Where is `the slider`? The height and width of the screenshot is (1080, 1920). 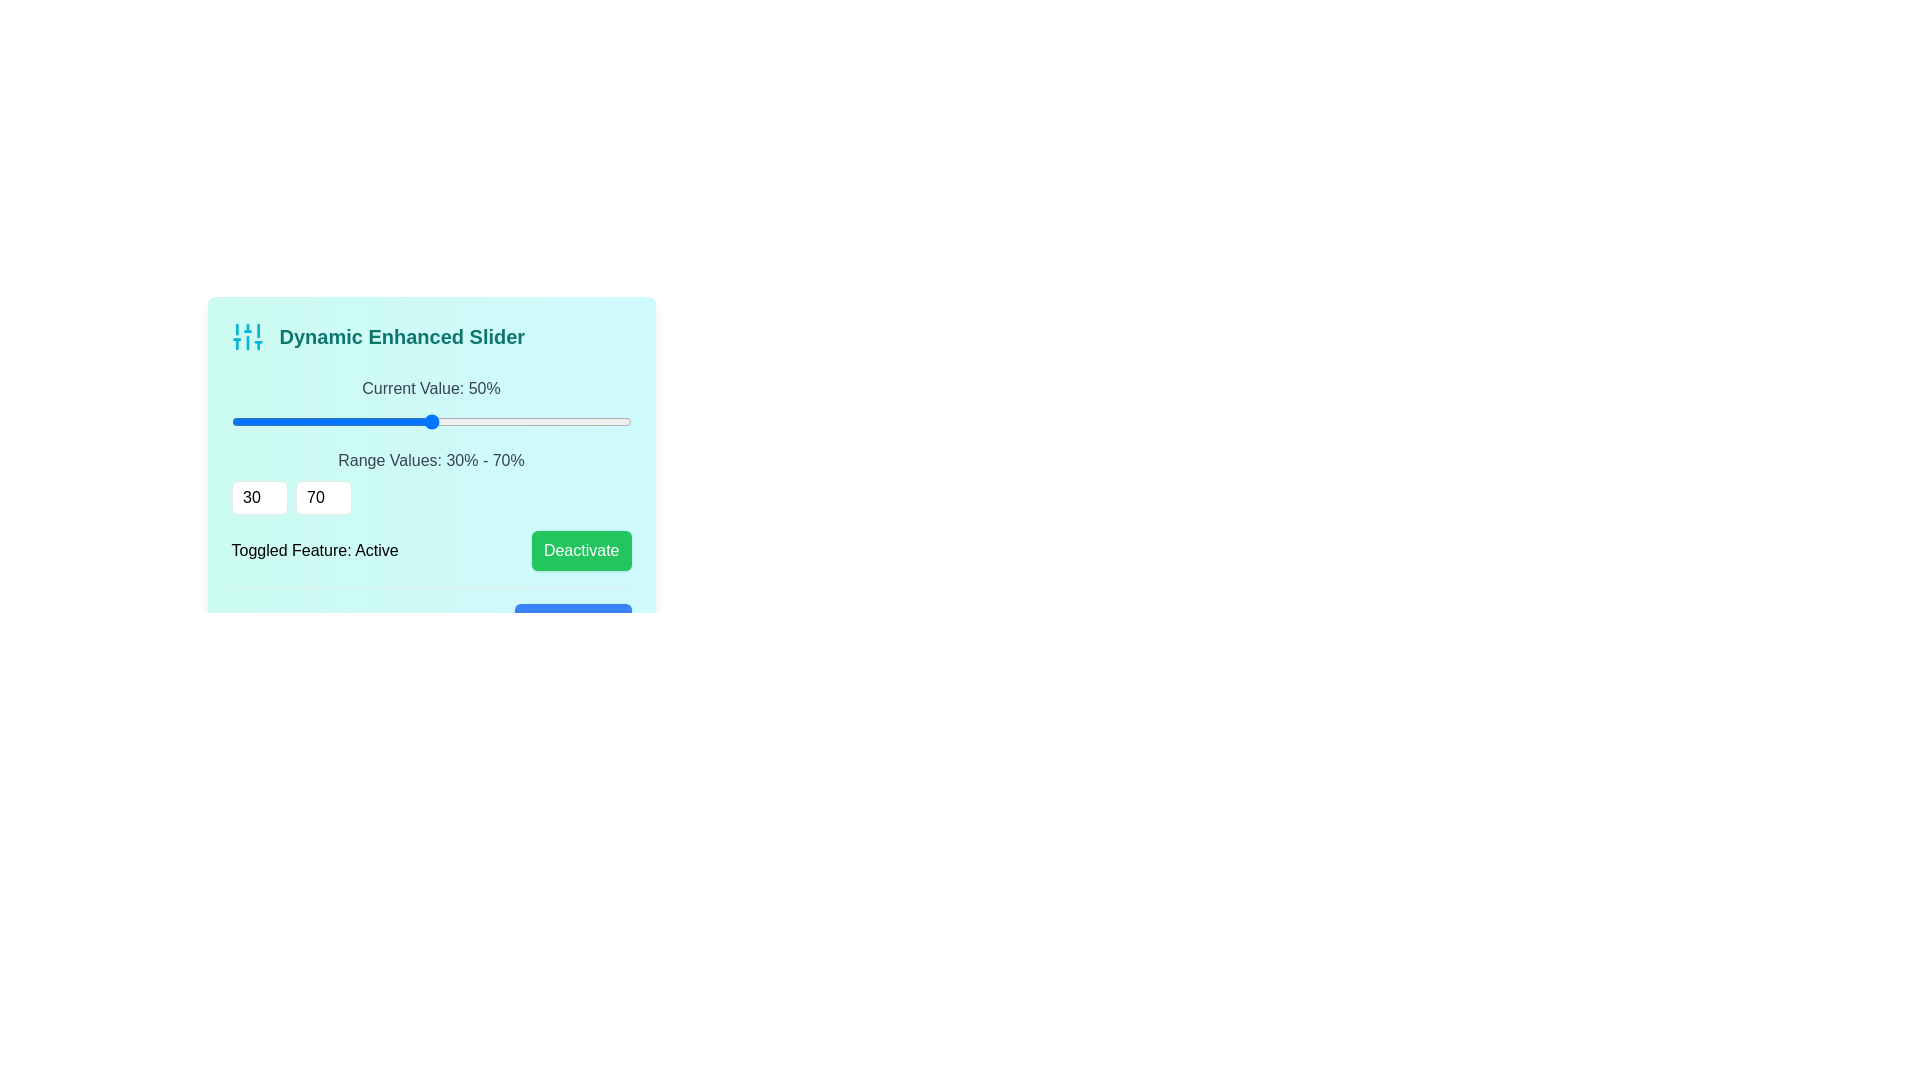 the slider is located at coordinates (381, 420).